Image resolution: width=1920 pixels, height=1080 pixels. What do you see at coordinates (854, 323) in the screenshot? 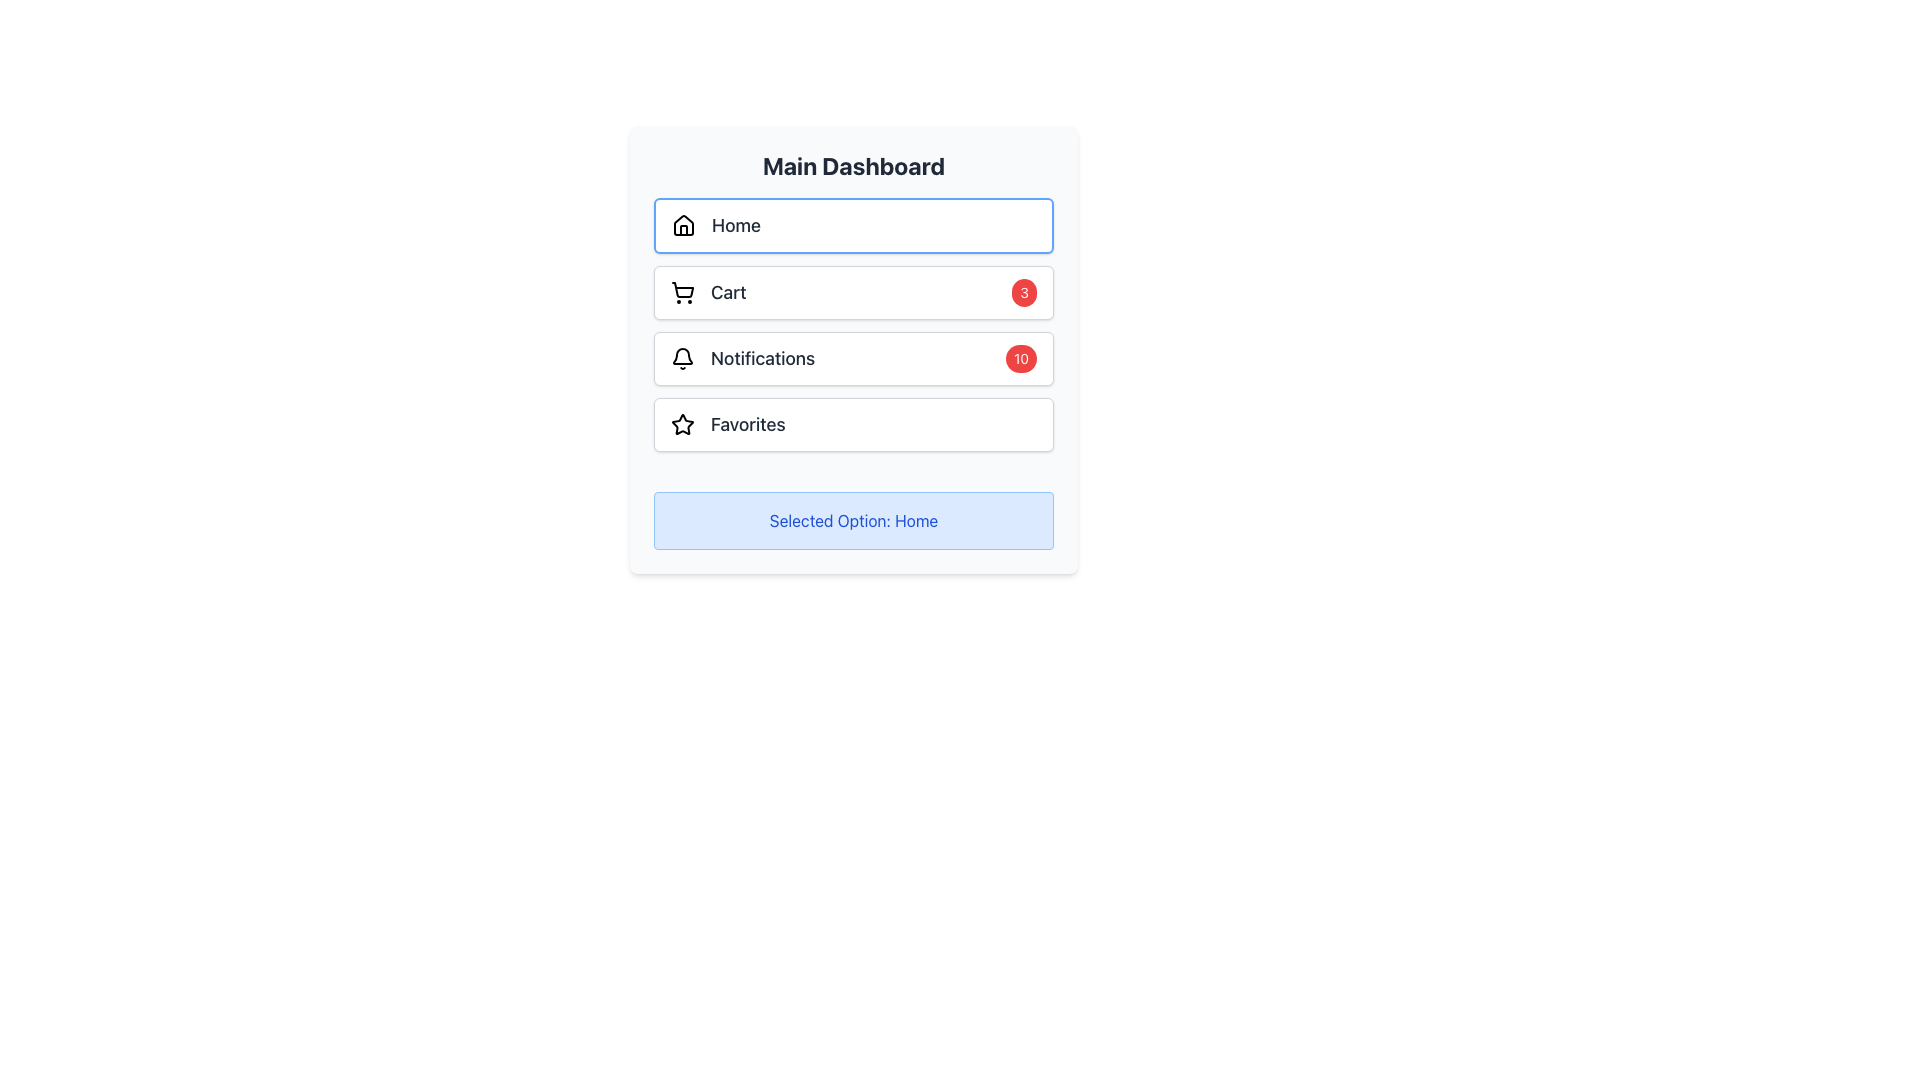
I see `the vertical navigation menu element containing options like 'Home', 'Cart', 'Notifications', and 'Favorites'` at bounding box center [854, 323].